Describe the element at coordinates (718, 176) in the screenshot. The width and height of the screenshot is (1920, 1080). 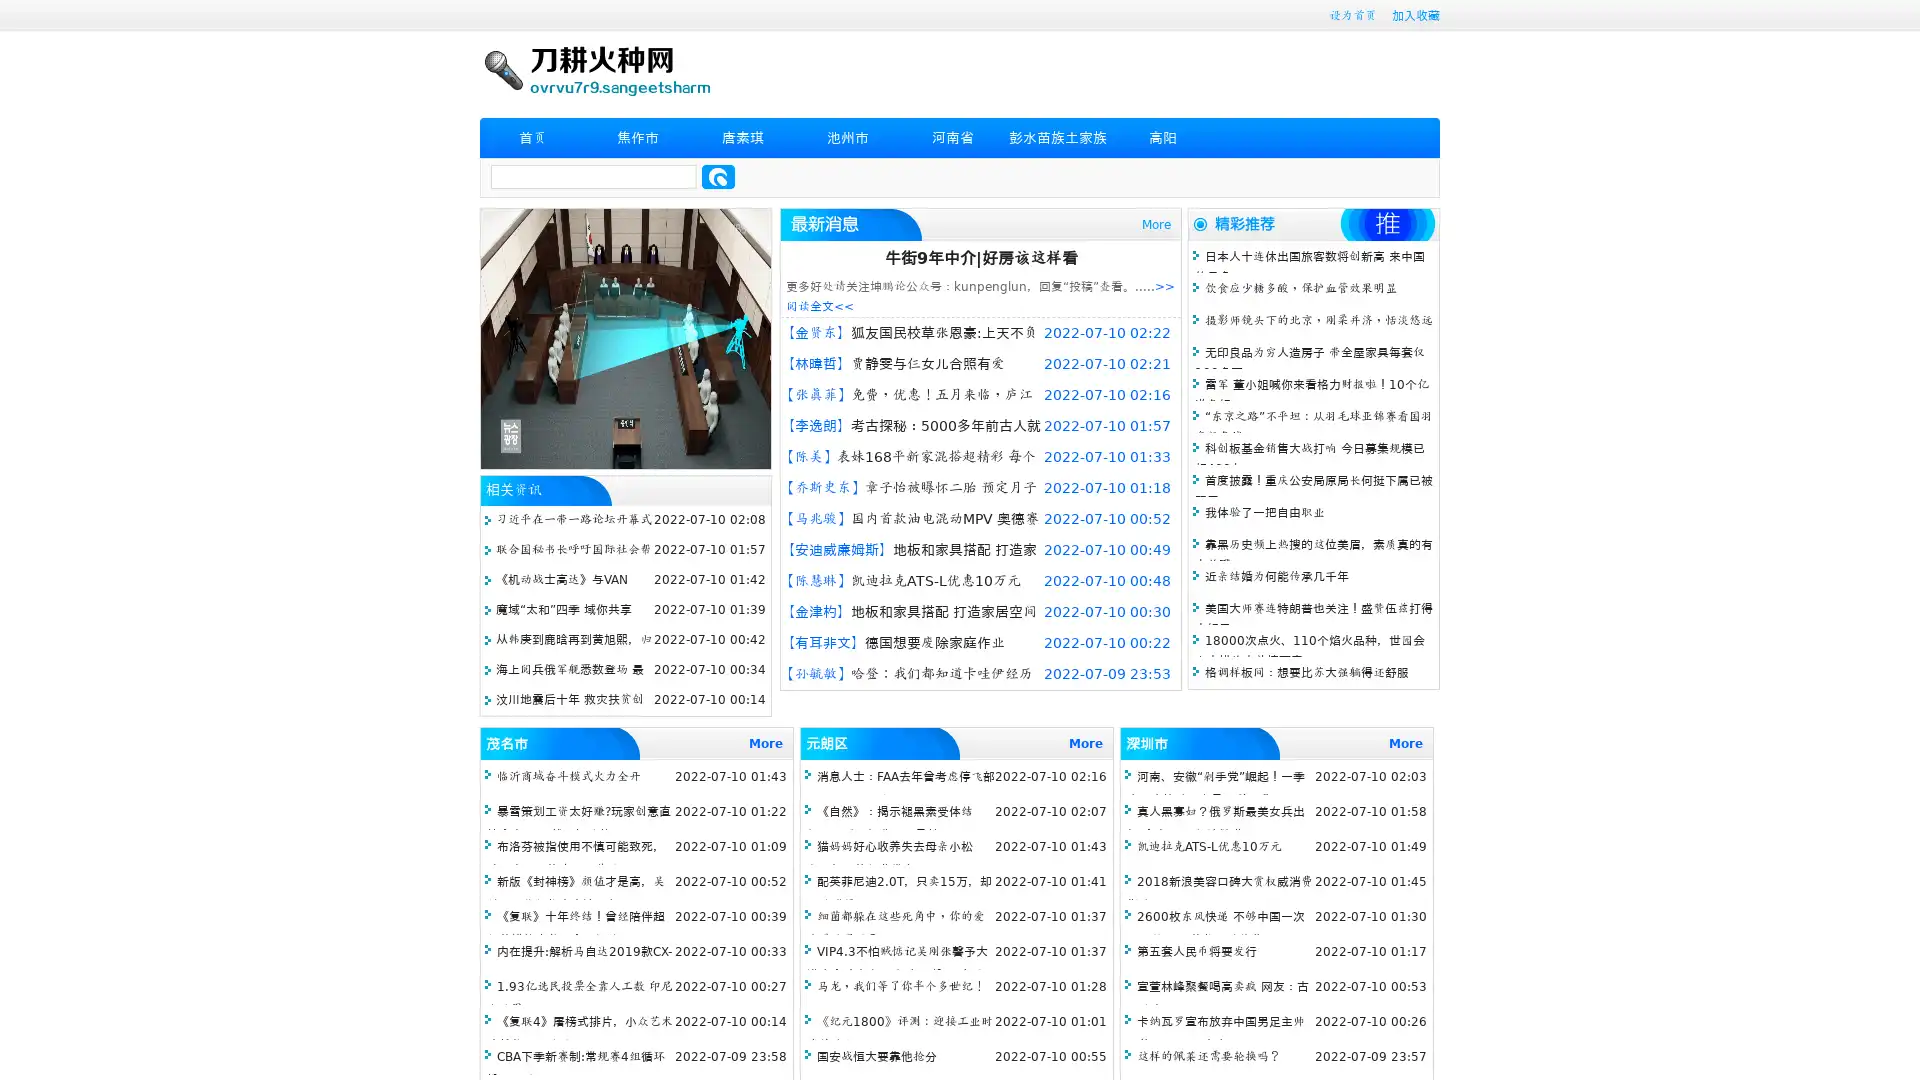
I see `Search` at that location.